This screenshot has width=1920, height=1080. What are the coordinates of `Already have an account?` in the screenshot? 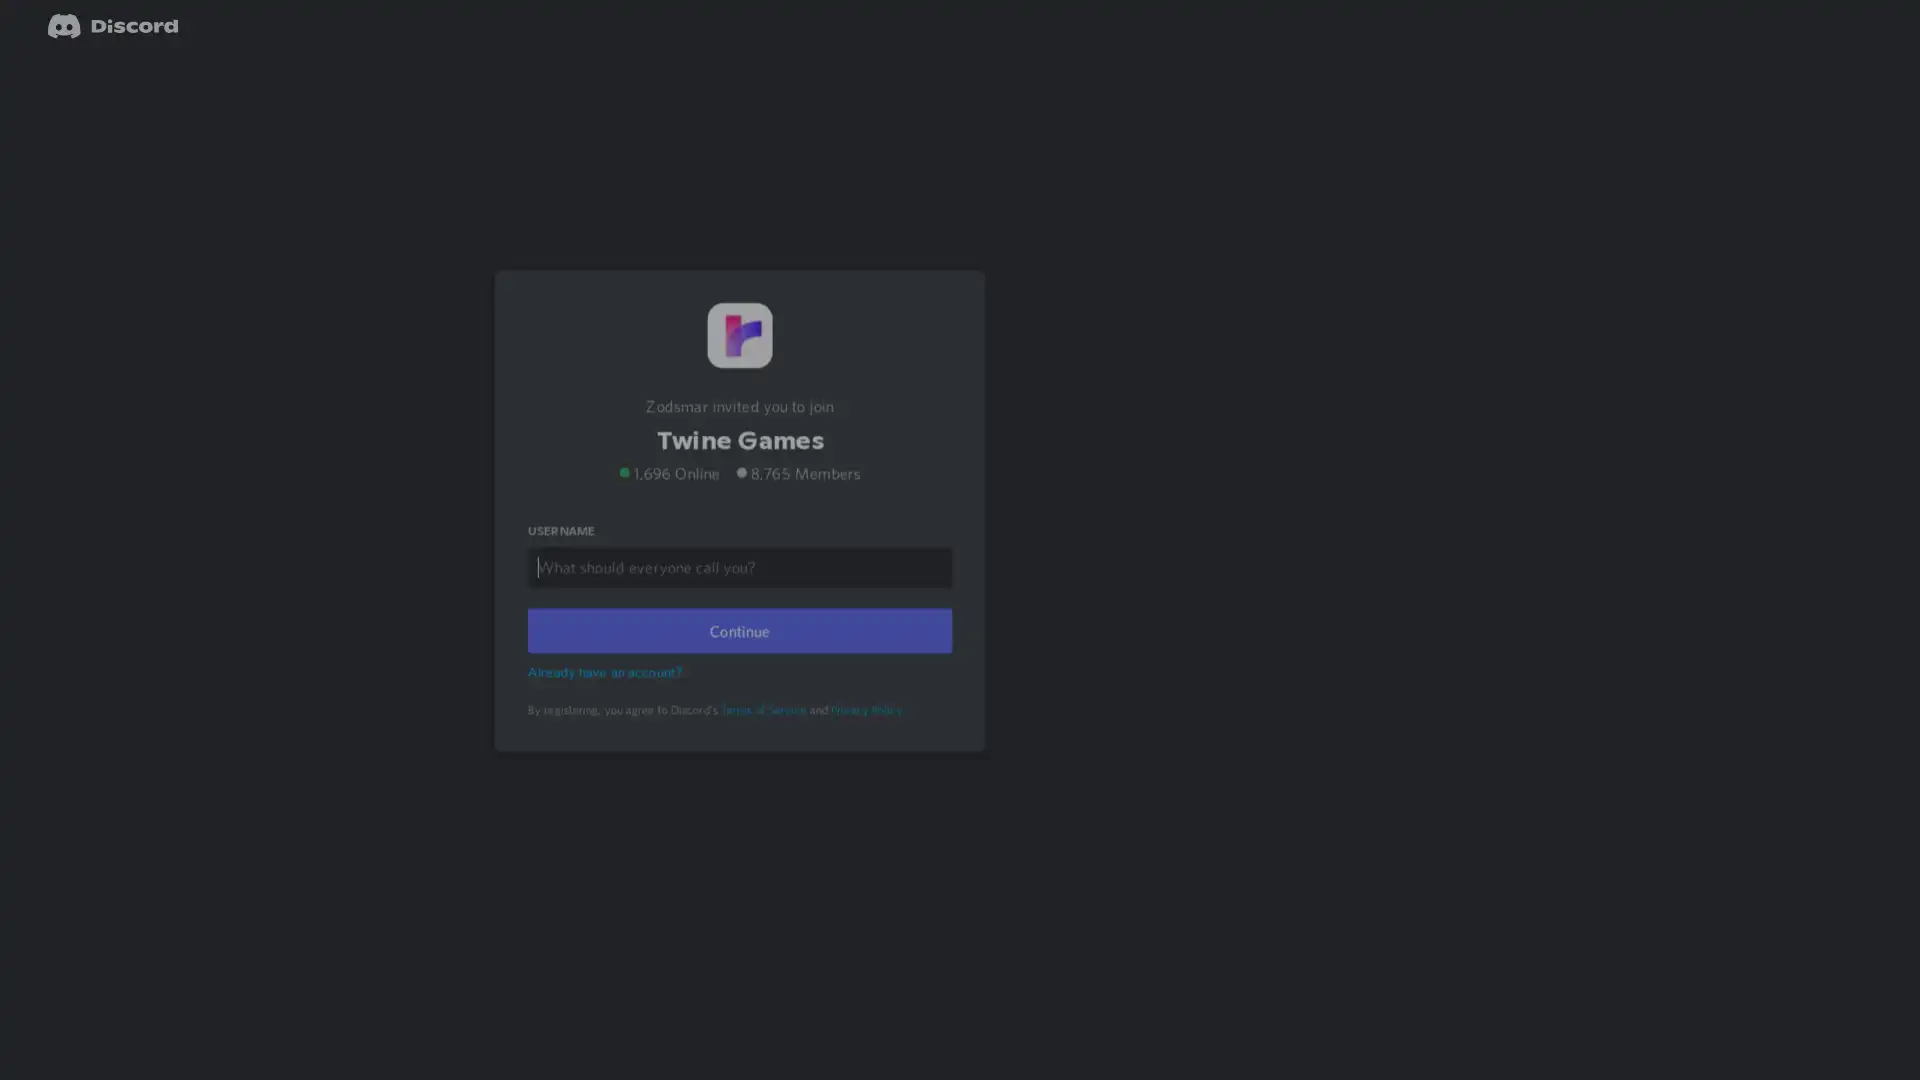 It's located at (607, 696).